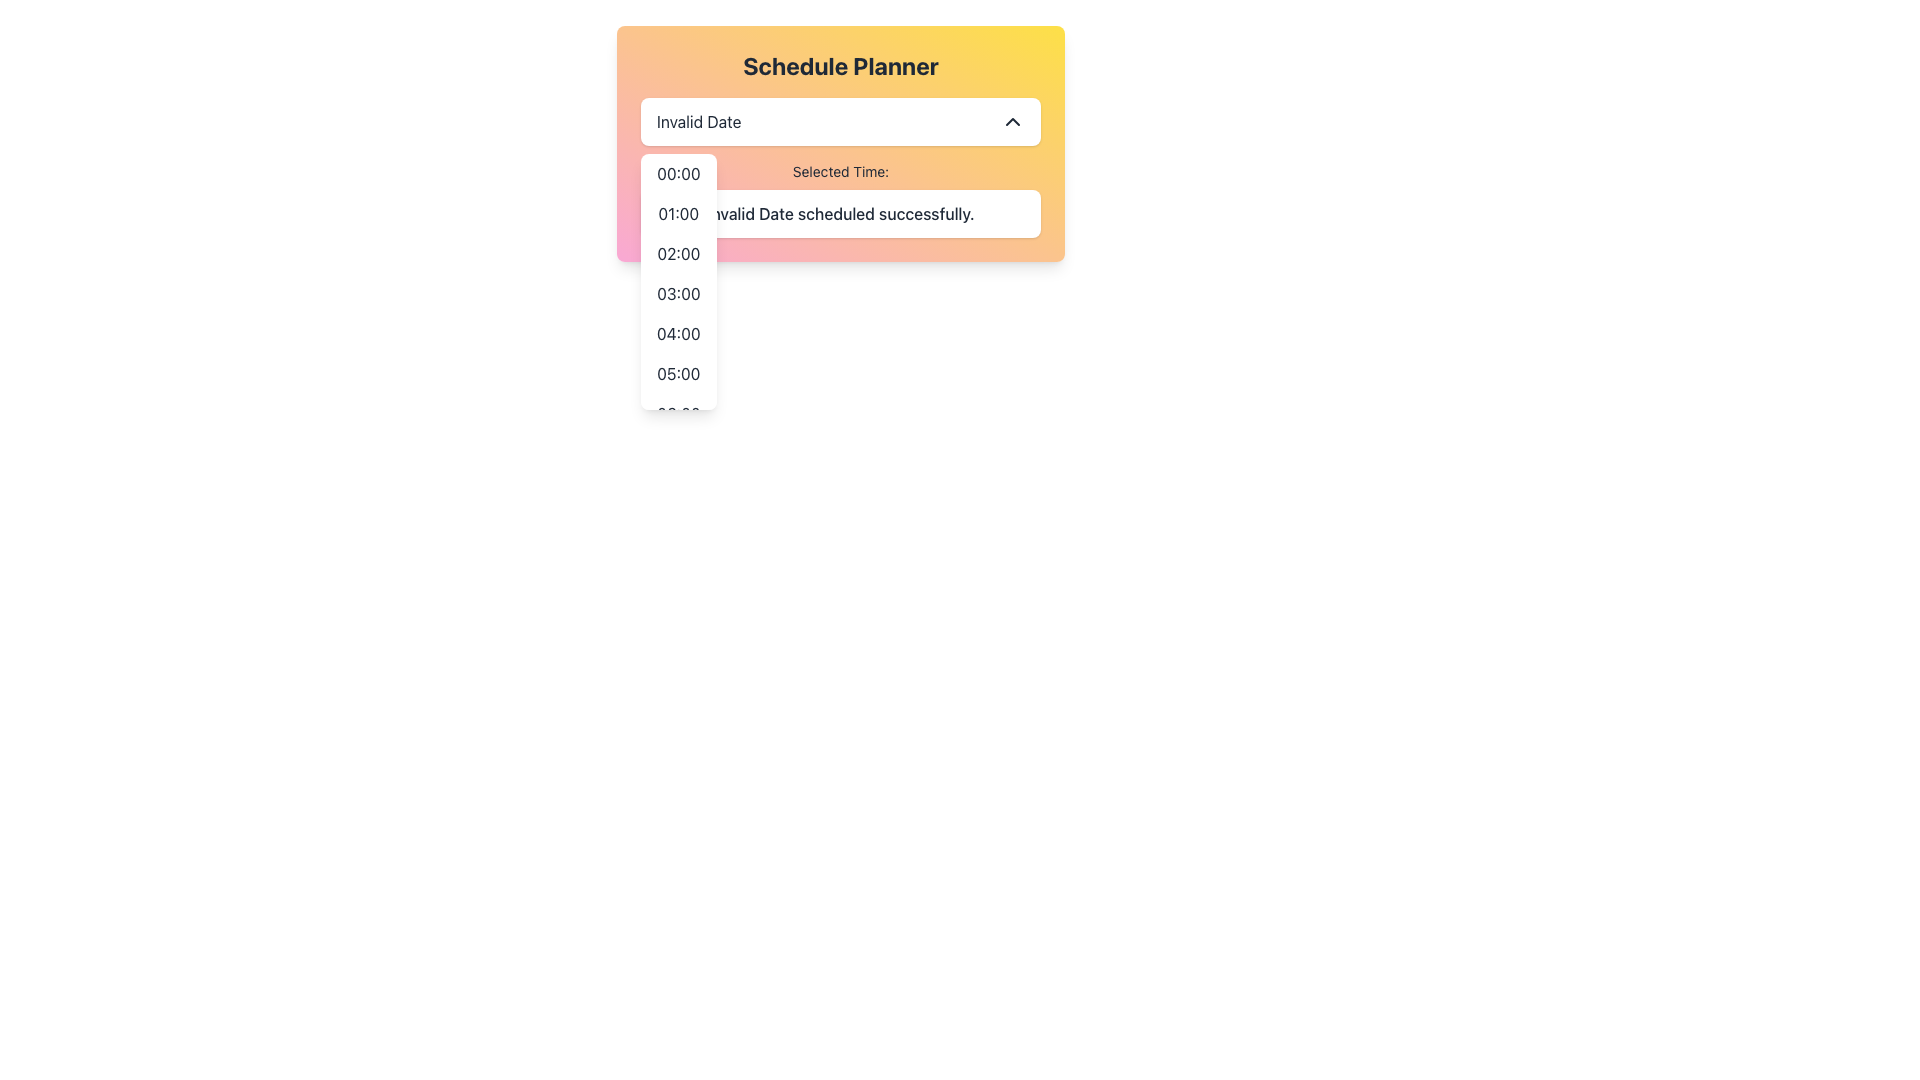 The height and width of the screenshot is (1080, 1920). I want to click on the second item in the dropdown menu under the 'Schedule Planner' header, so click(678, 213).